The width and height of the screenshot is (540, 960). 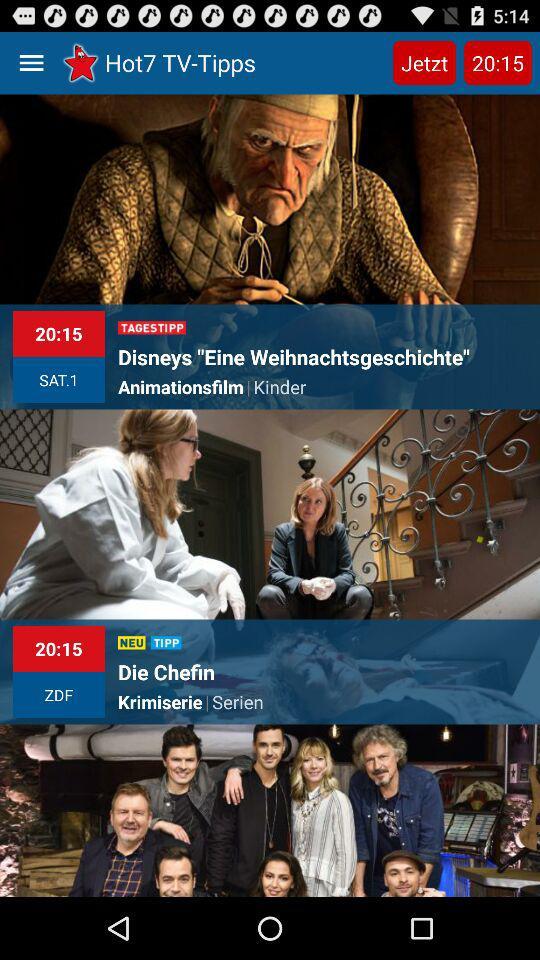 What do you see at coordinates (423, 62) in the screenshot?
I see `the icon to the right of the hot7 tv-tipps icon` at bounding box center [423, 62].